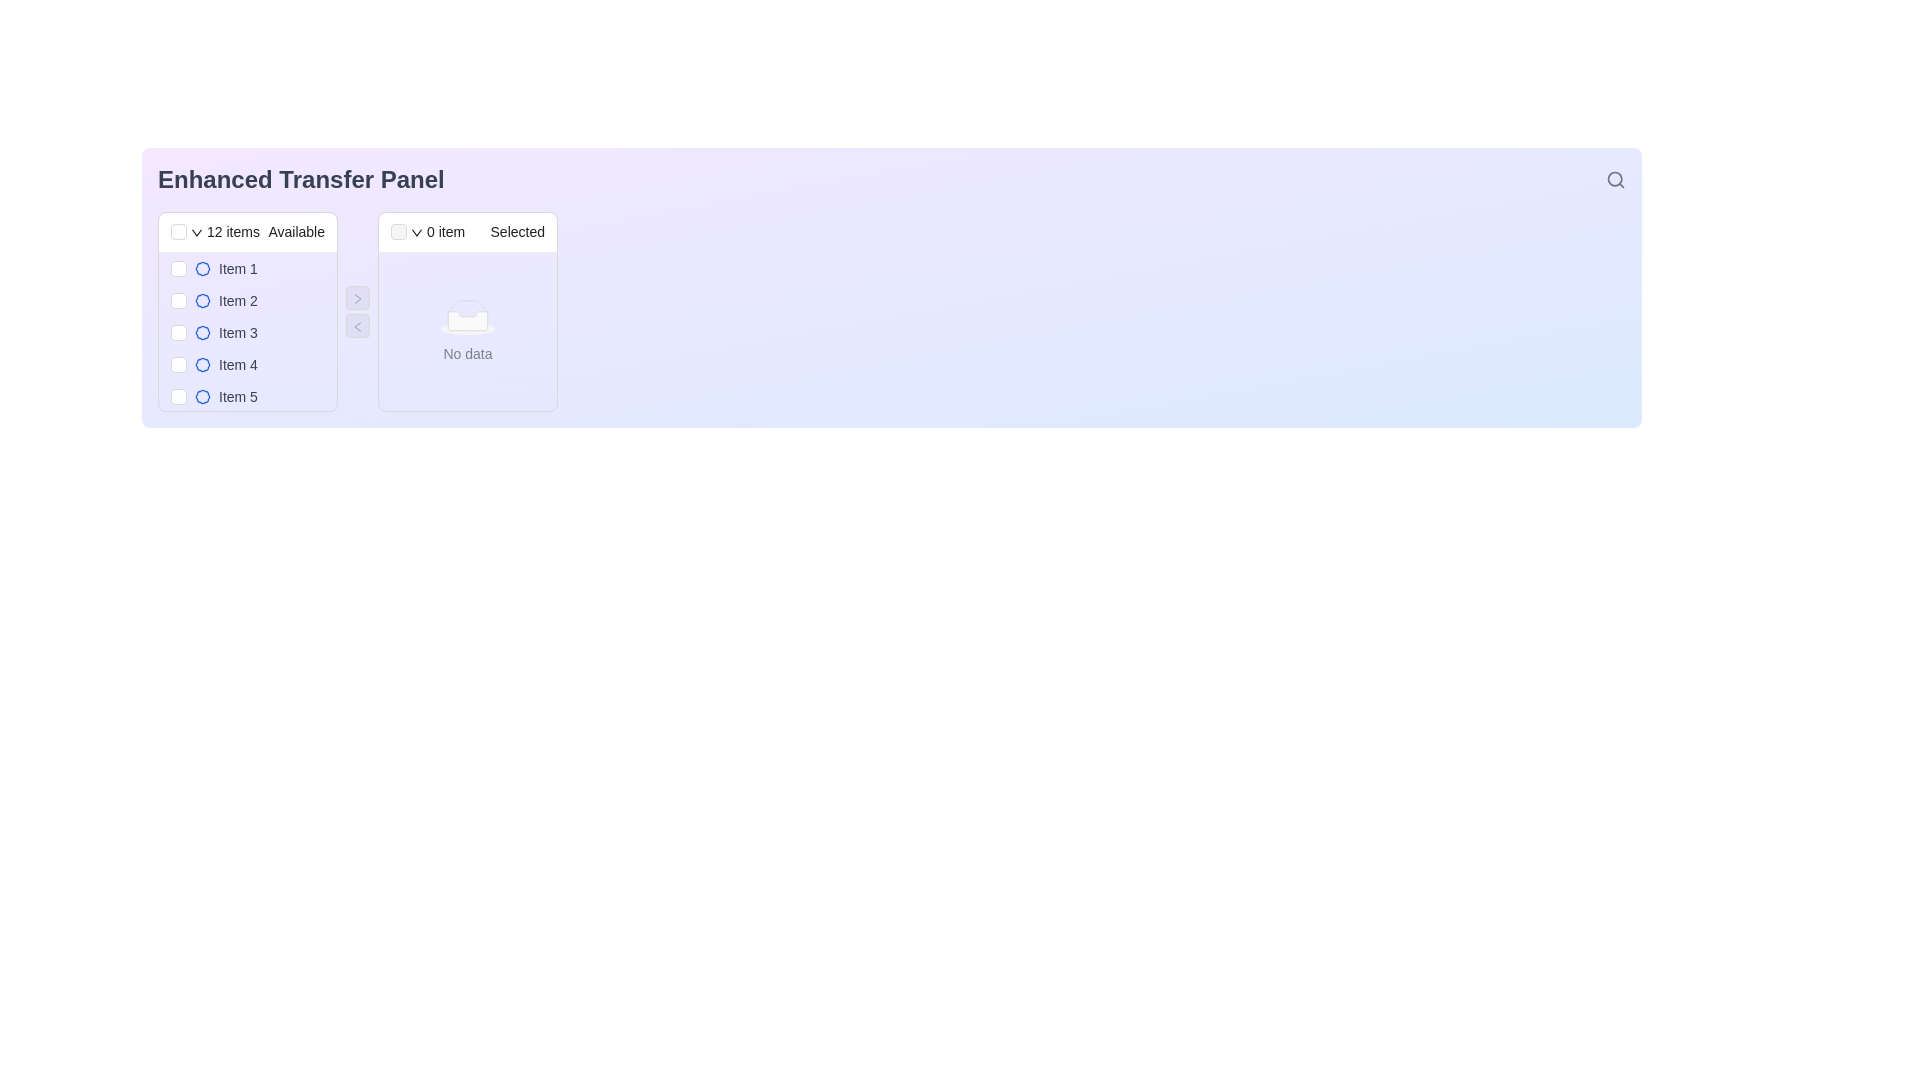 The image size is (1920, 1080). I want to click on the checkbox for 'Item 4' in the 'Available' column, so click(178, 365).